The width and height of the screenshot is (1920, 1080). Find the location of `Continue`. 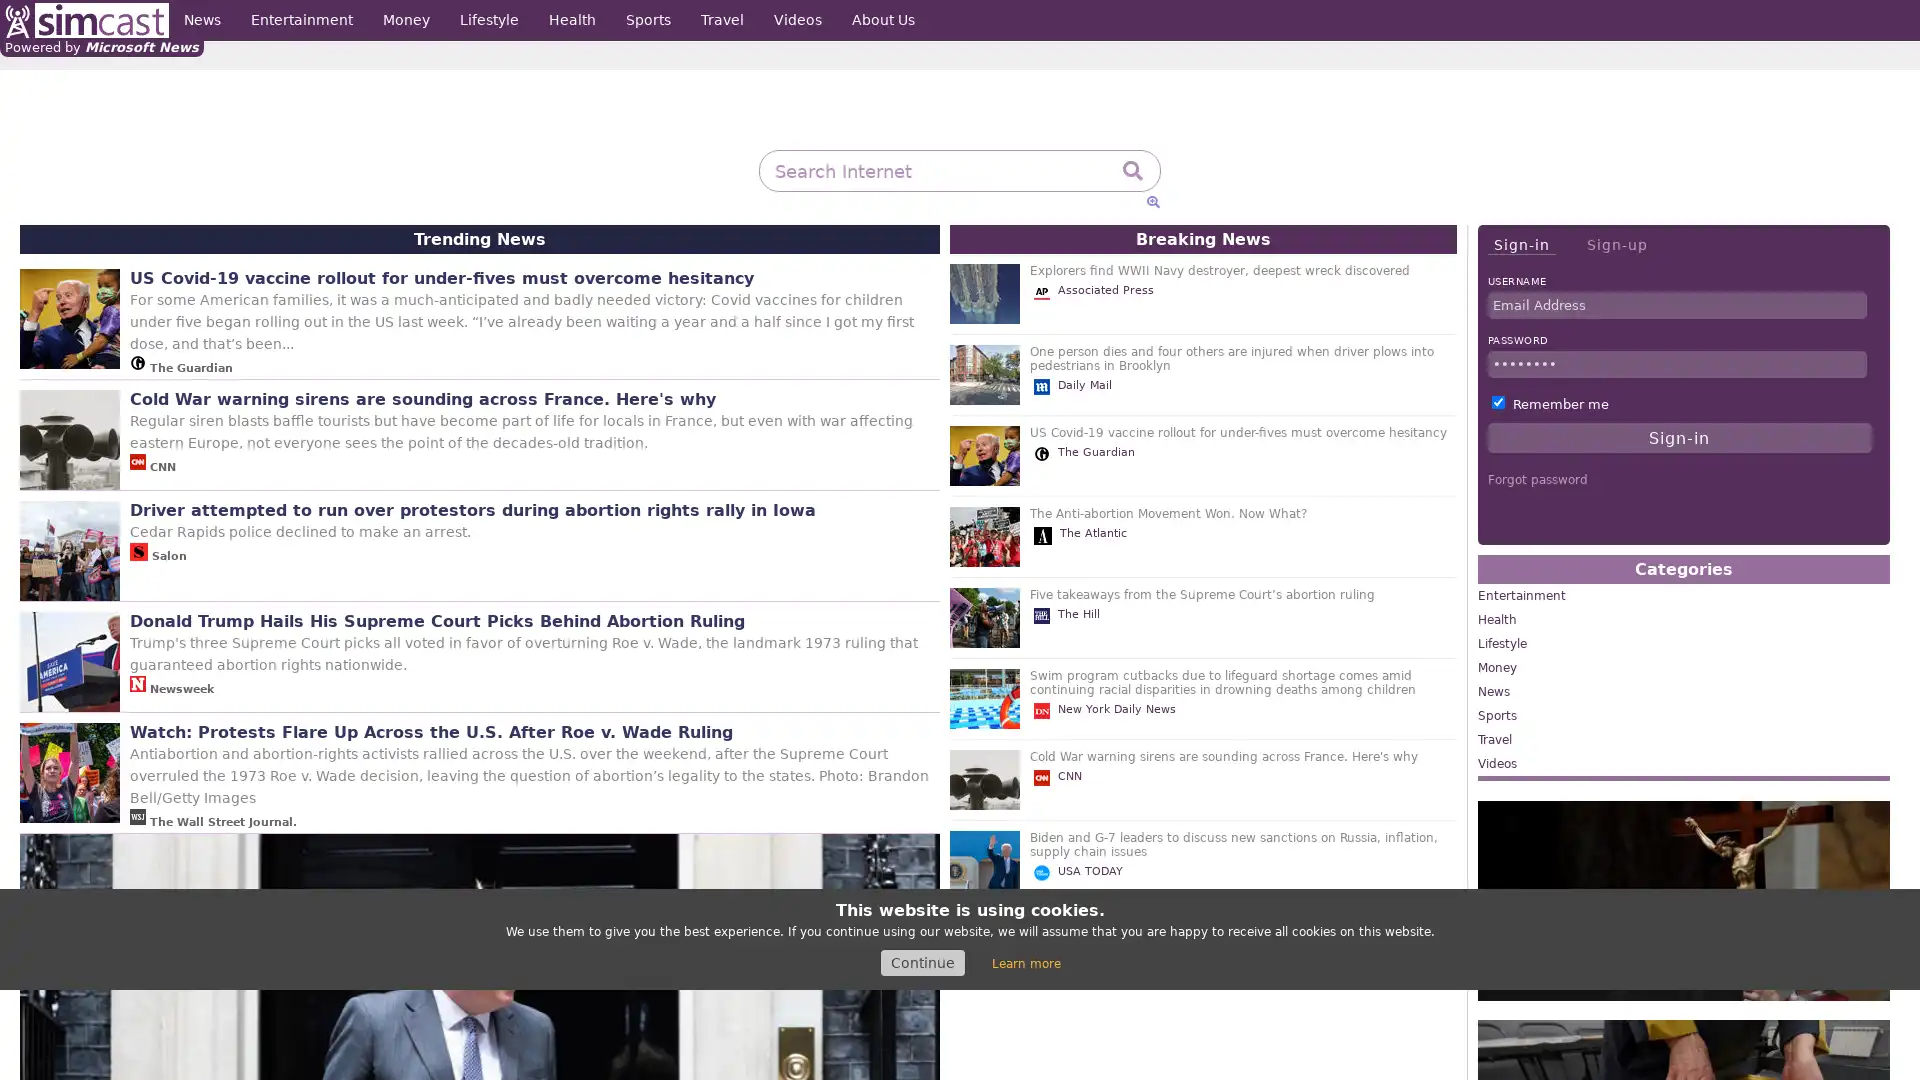

Continue is located at coordinates (921, 962).